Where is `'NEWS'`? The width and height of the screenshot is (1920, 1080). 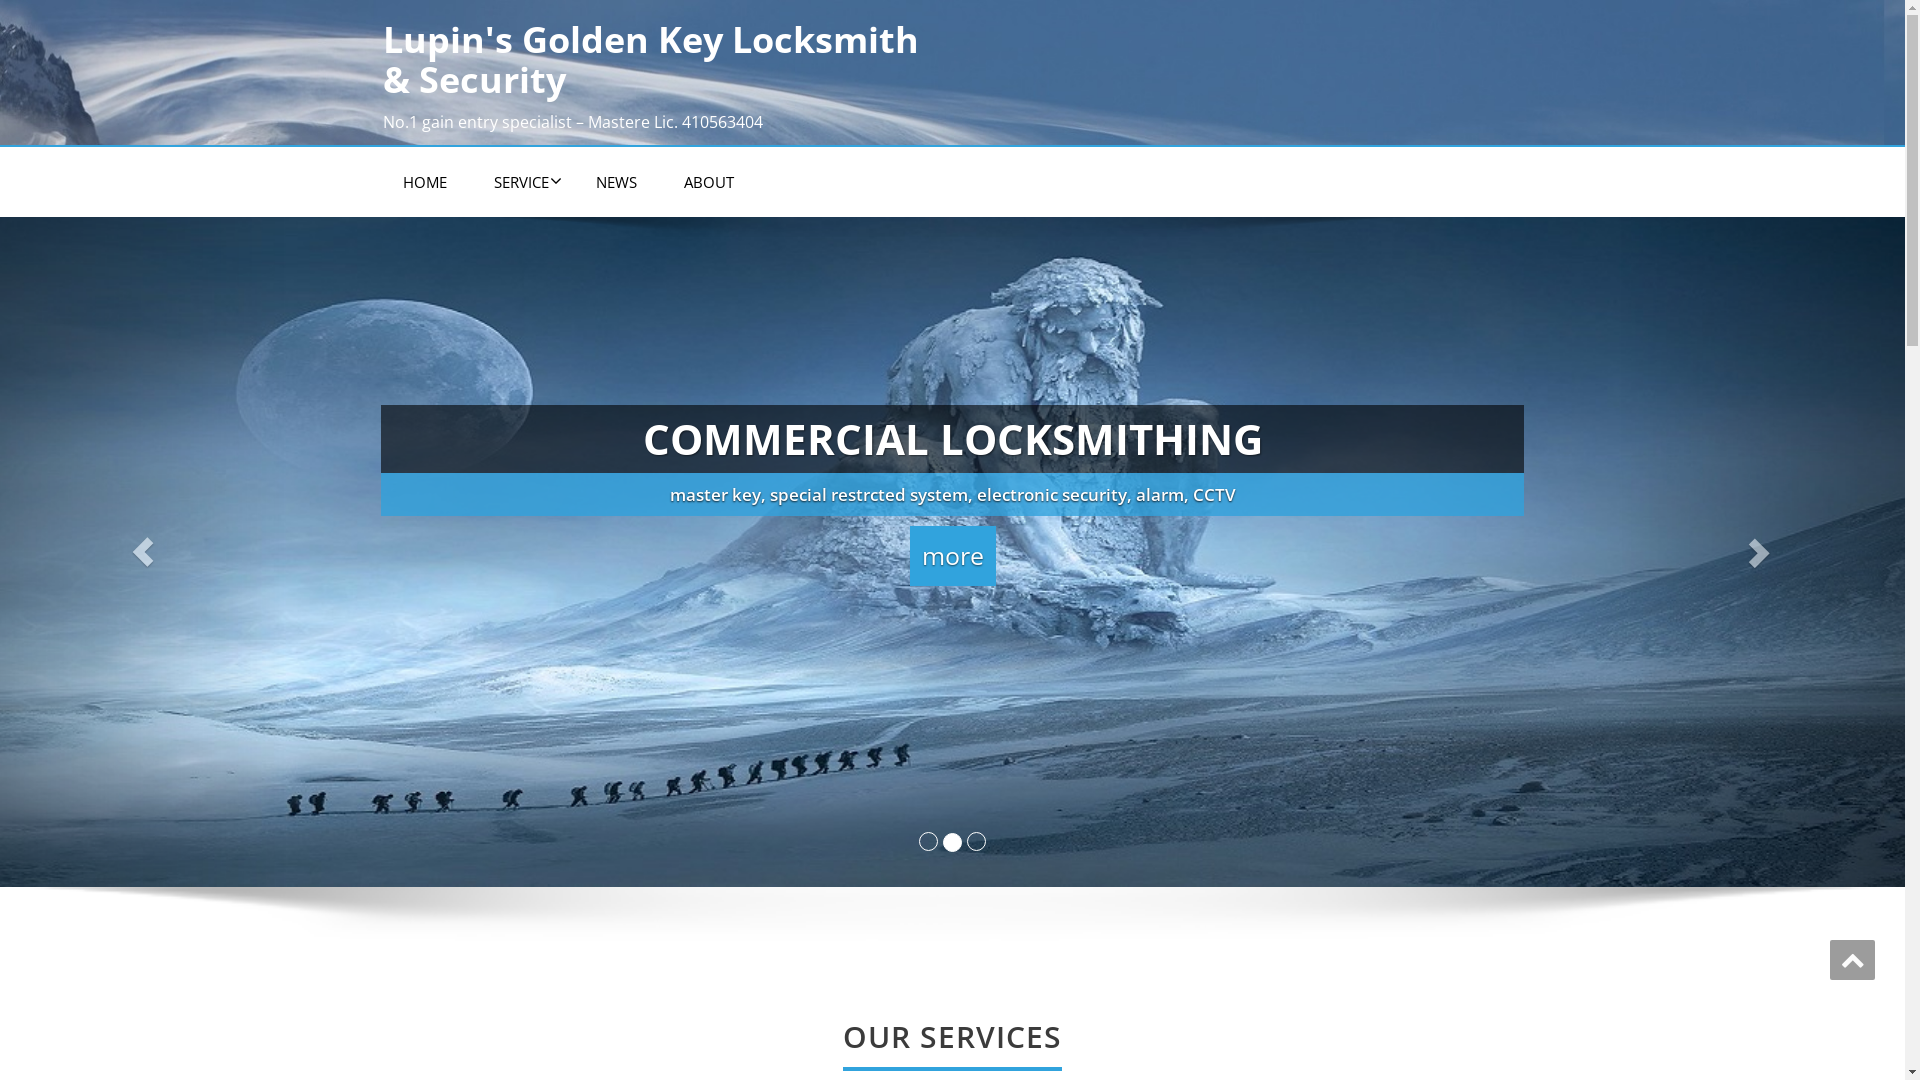 'NEWS' is located at coordinates (615, 181).